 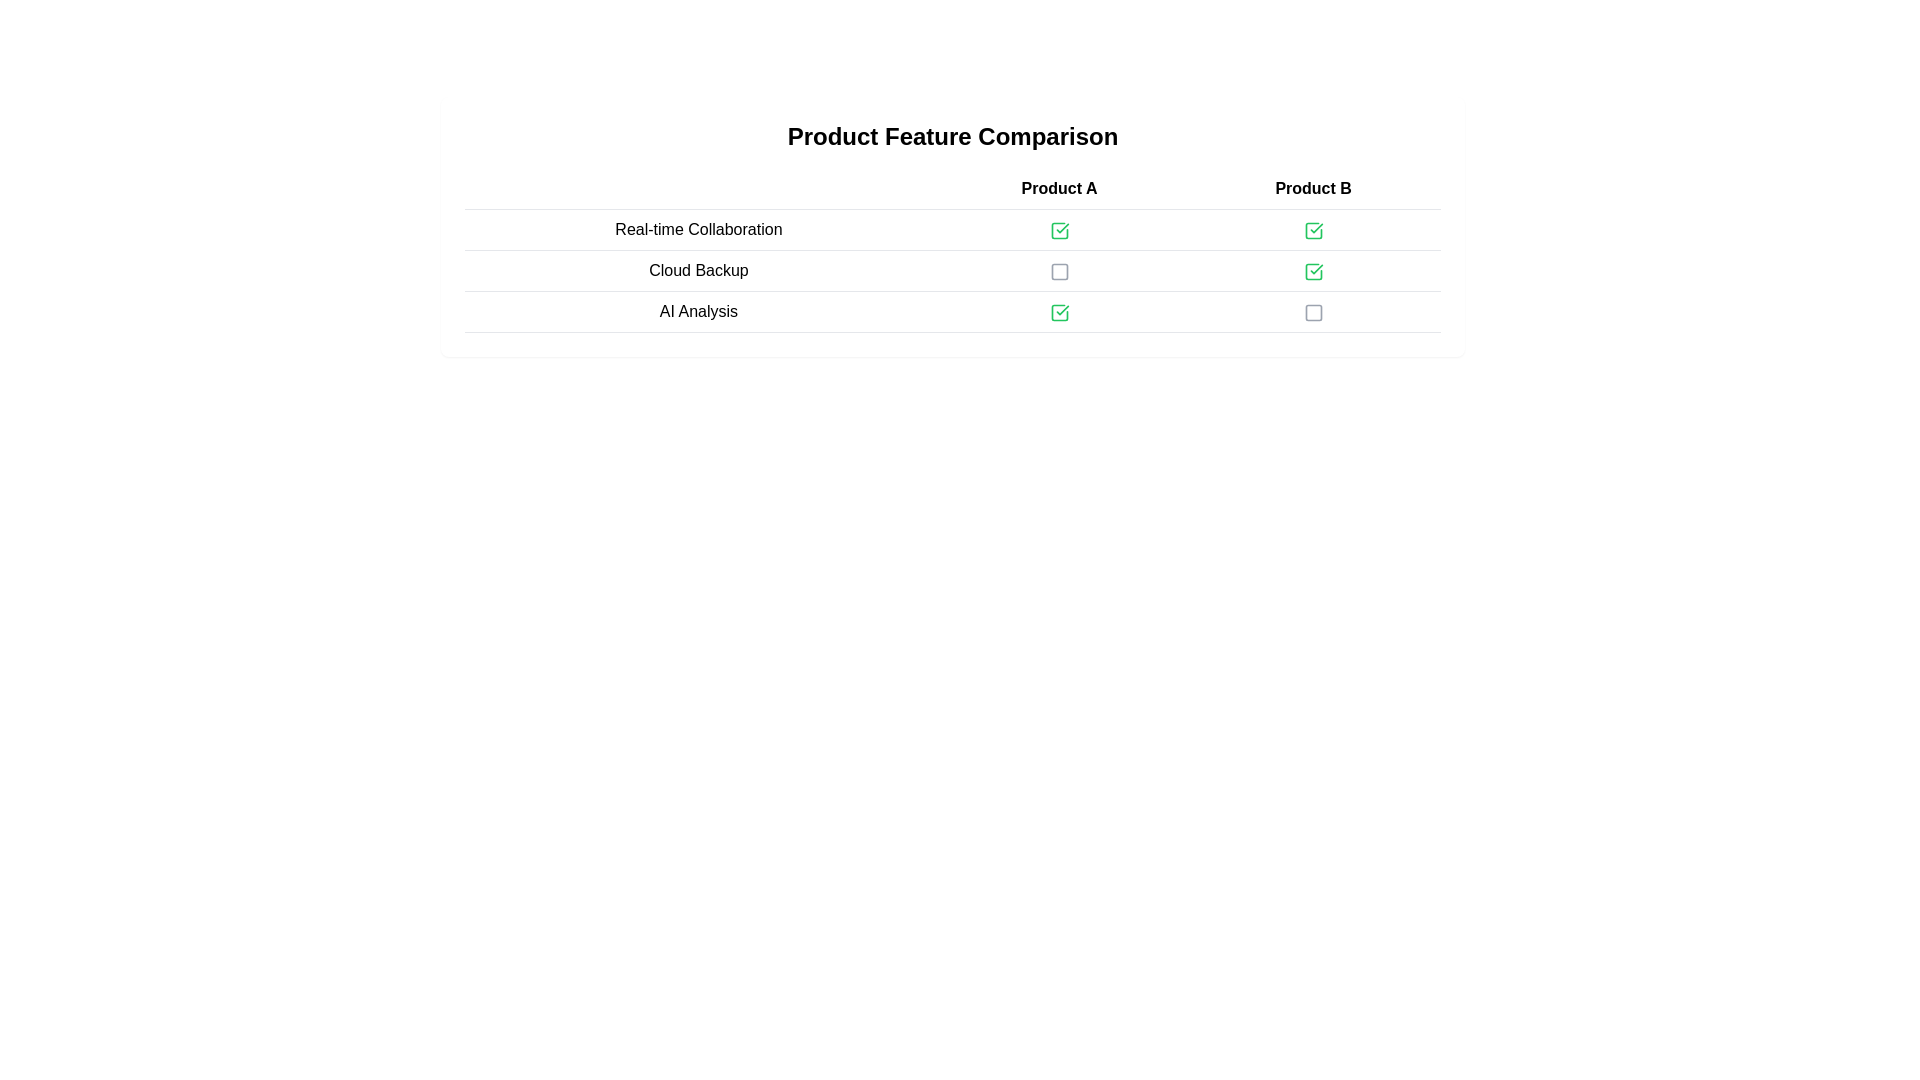 I want to click on the inactive icon representing the unselected state for 'Product B' in the 'AI Analysis' row of the table, so click(x=1313, y=312).